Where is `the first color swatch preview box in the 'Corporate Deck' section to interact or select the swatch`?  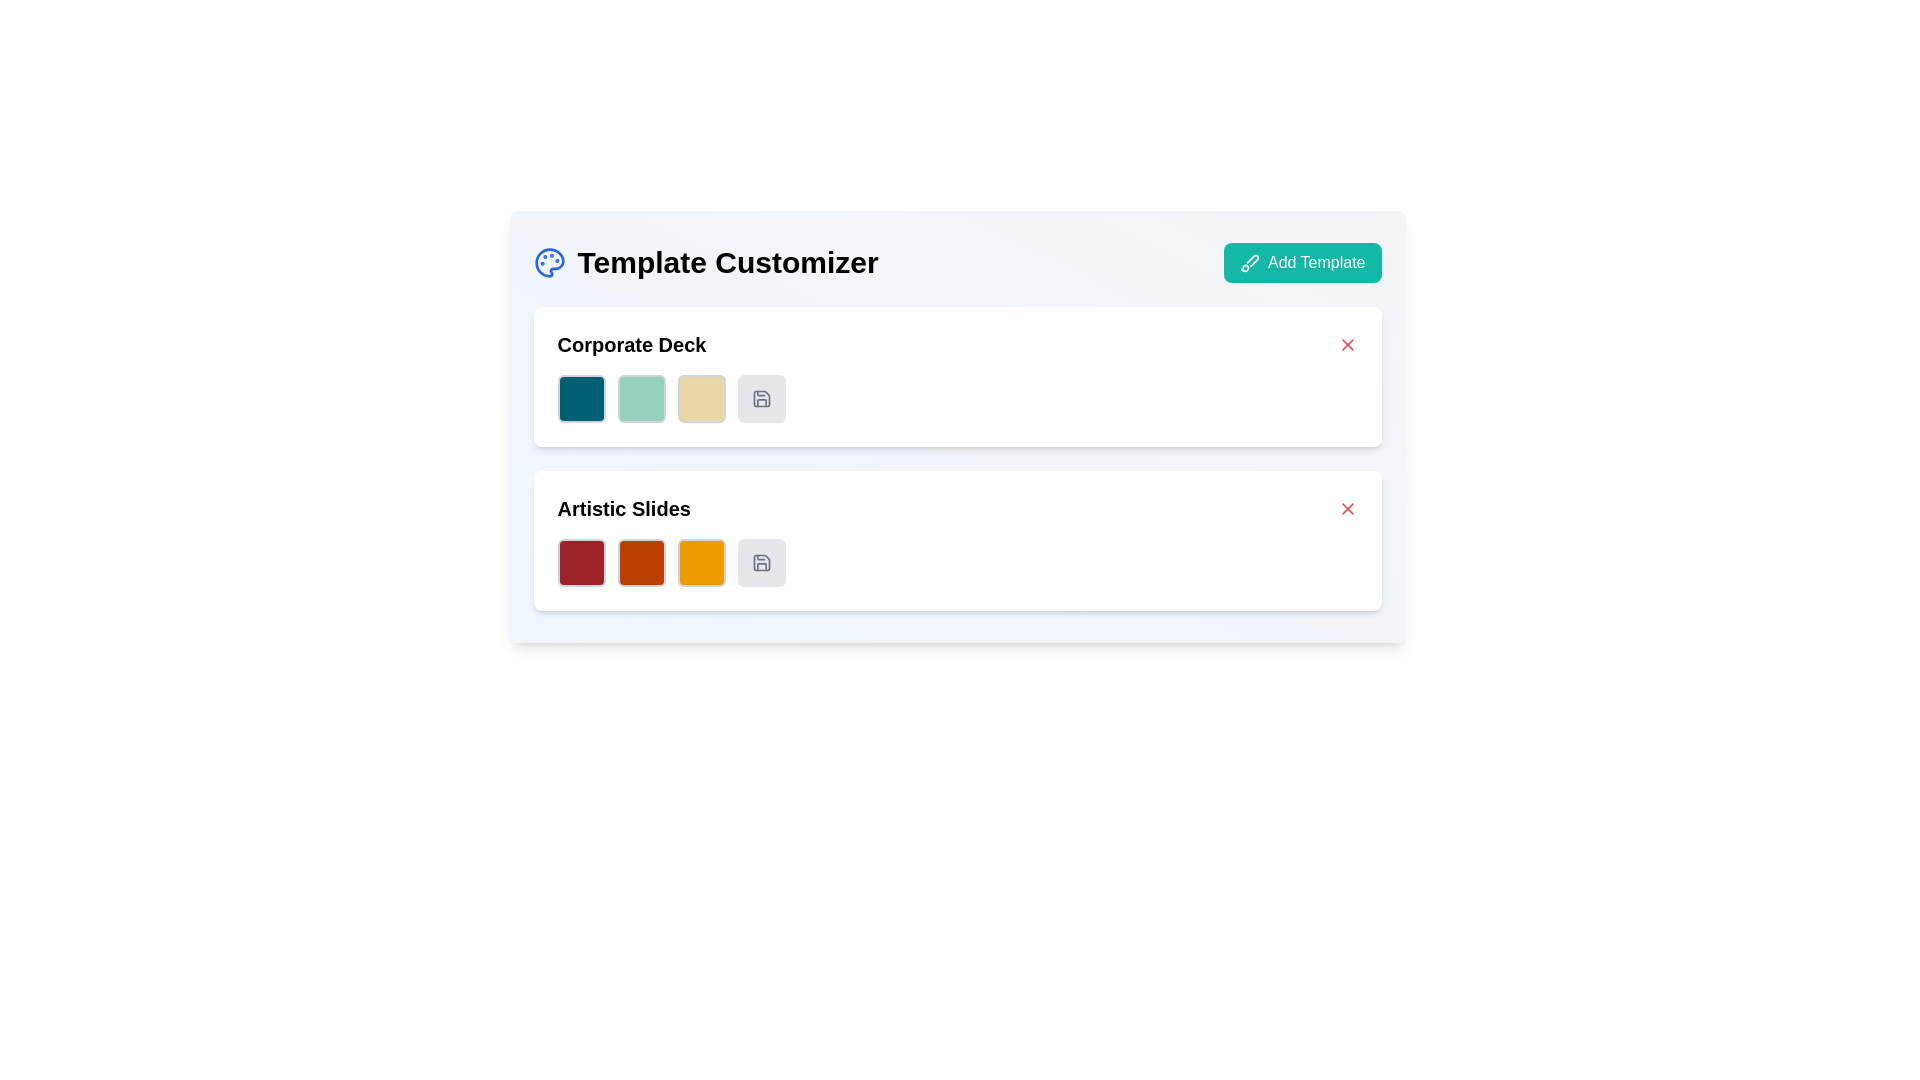 the first color swatch preview box in the 'Corporate Deck' section to interact or select the swatch is located at coordinates (580, 398).